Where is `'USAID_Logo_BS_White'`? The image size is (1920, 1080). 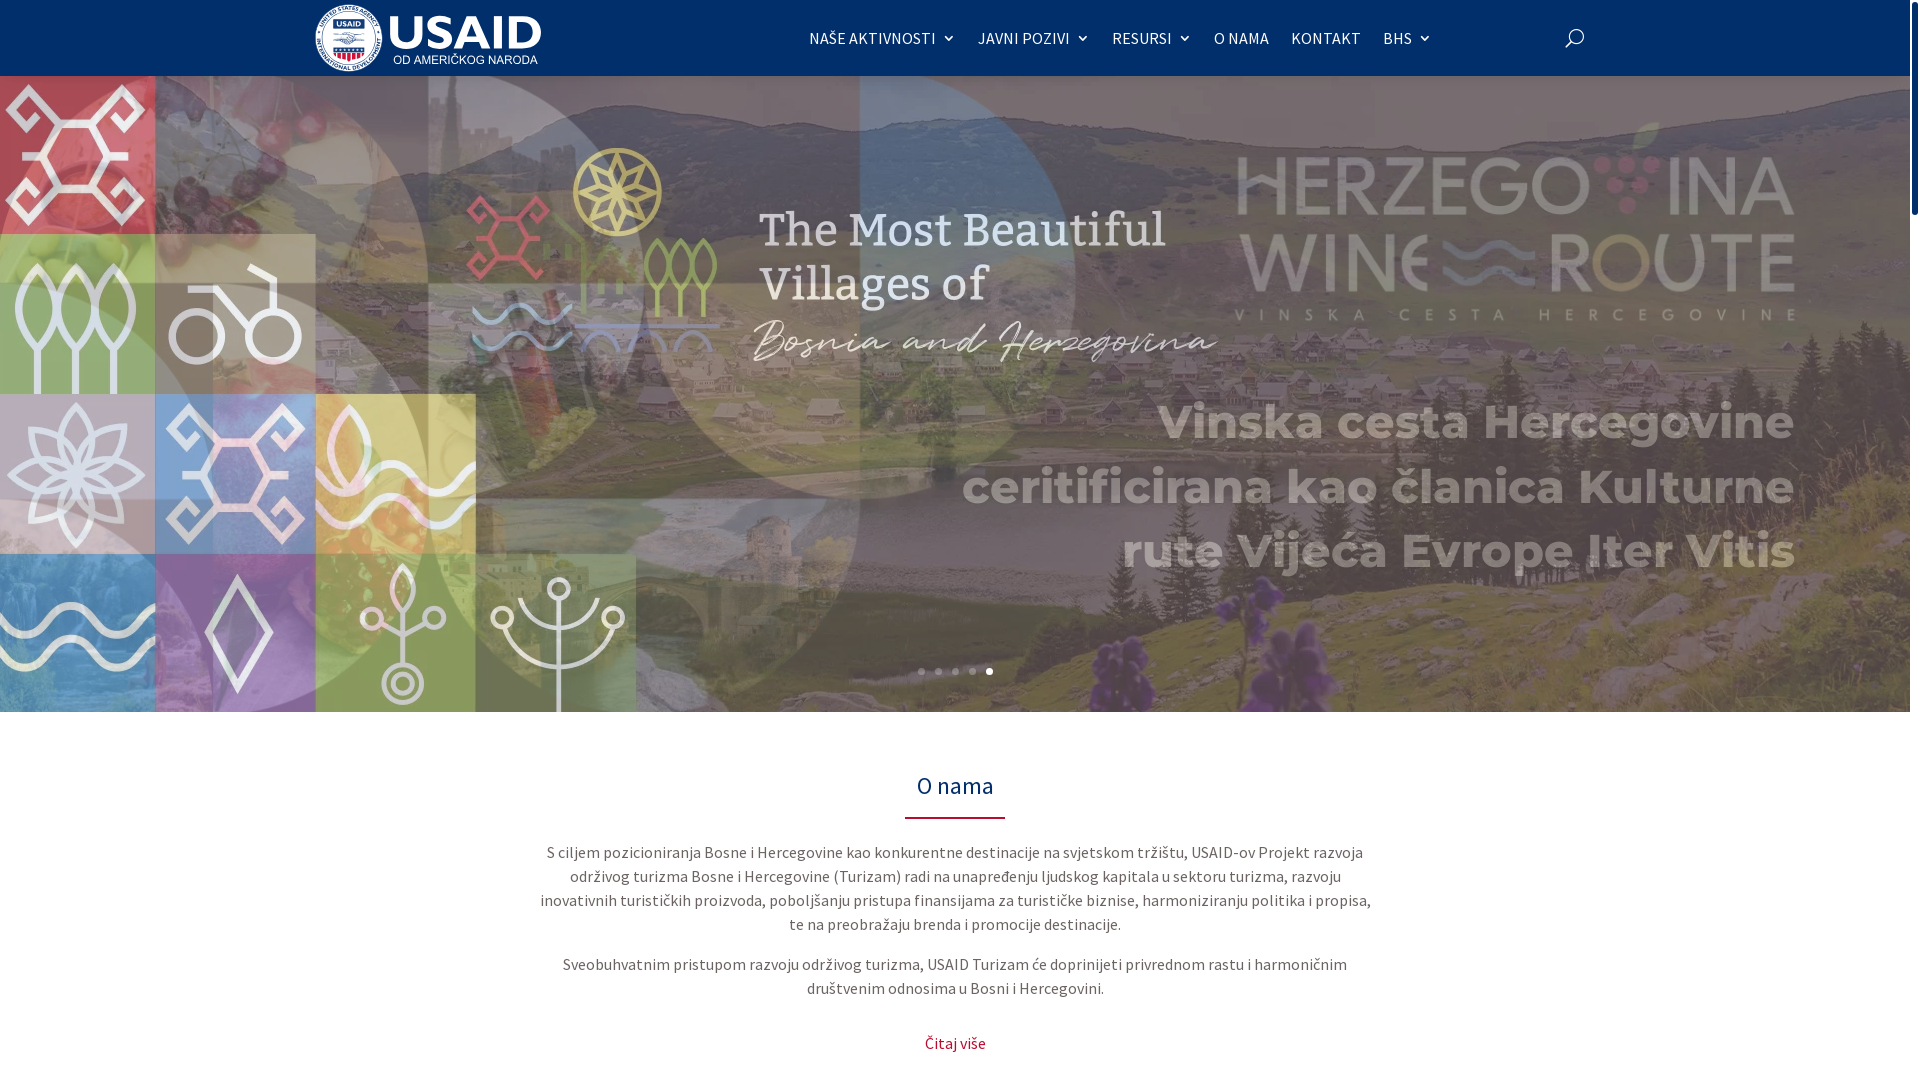
'USAID_Logo_BS_White' is located at coordinates (426, 38).